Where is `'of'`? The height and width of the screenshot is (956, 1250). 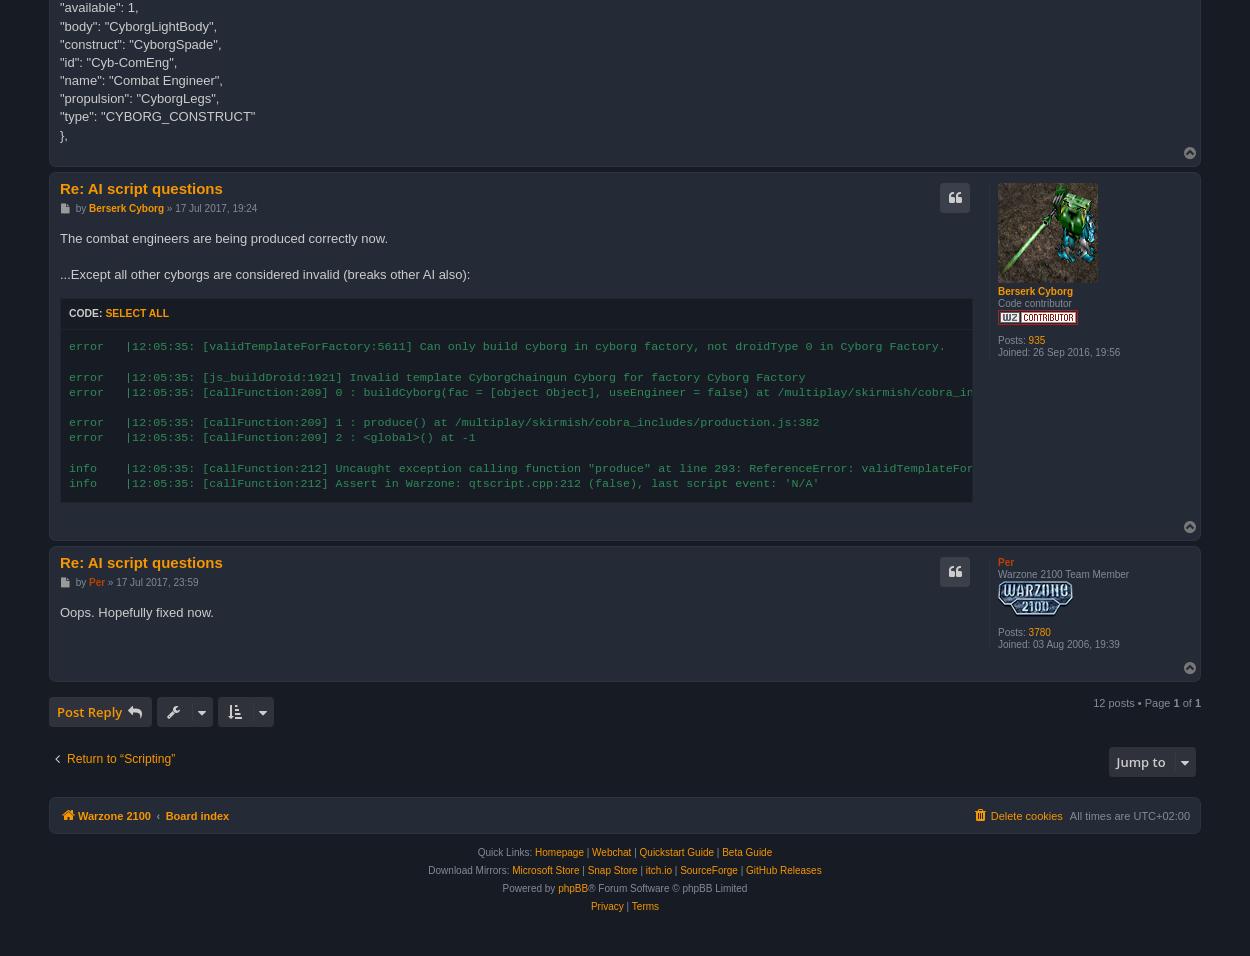
'of' is located at coordinates (1186, 701).